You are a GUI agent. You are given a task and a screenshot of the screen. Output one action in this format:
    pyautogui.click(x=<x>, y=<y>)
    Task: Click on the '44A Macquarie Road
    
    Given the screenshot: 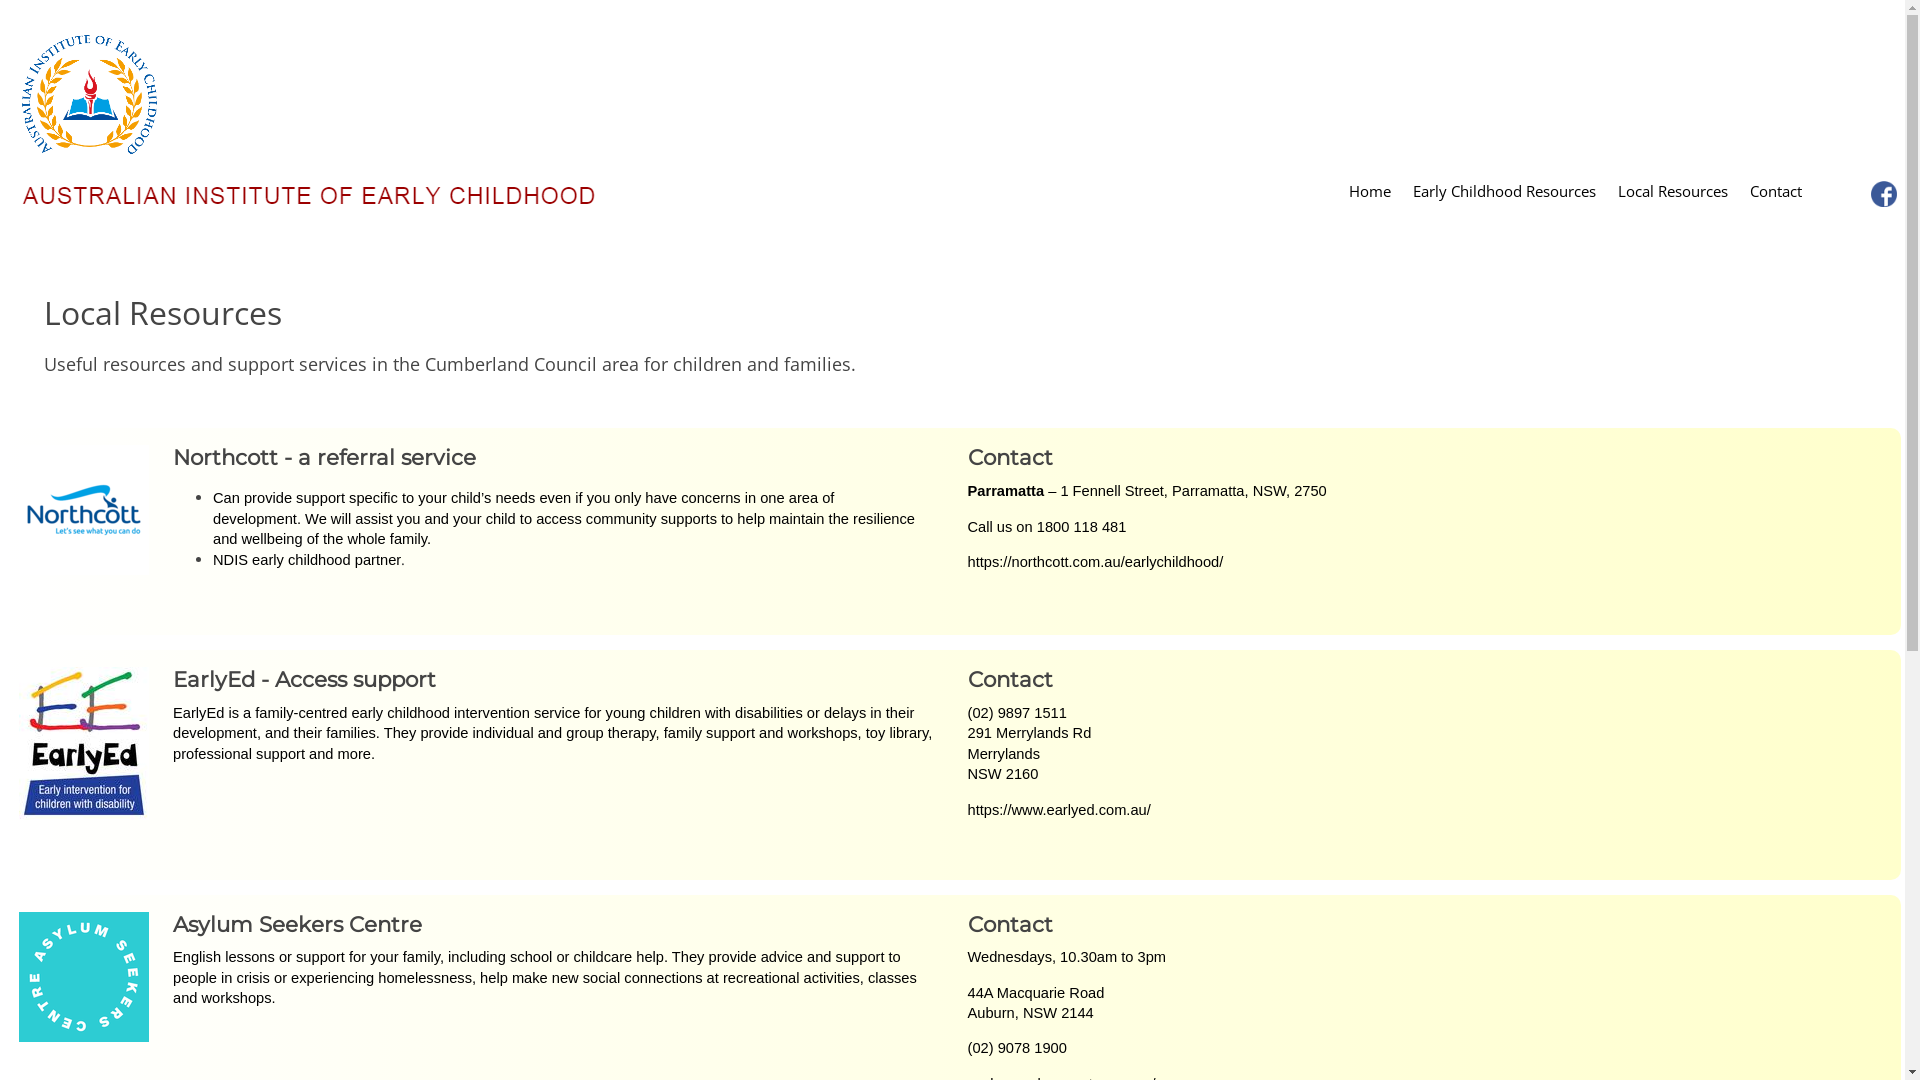 What is the action you would take?
    pyautogui.click(x=1036, y=1003)
    